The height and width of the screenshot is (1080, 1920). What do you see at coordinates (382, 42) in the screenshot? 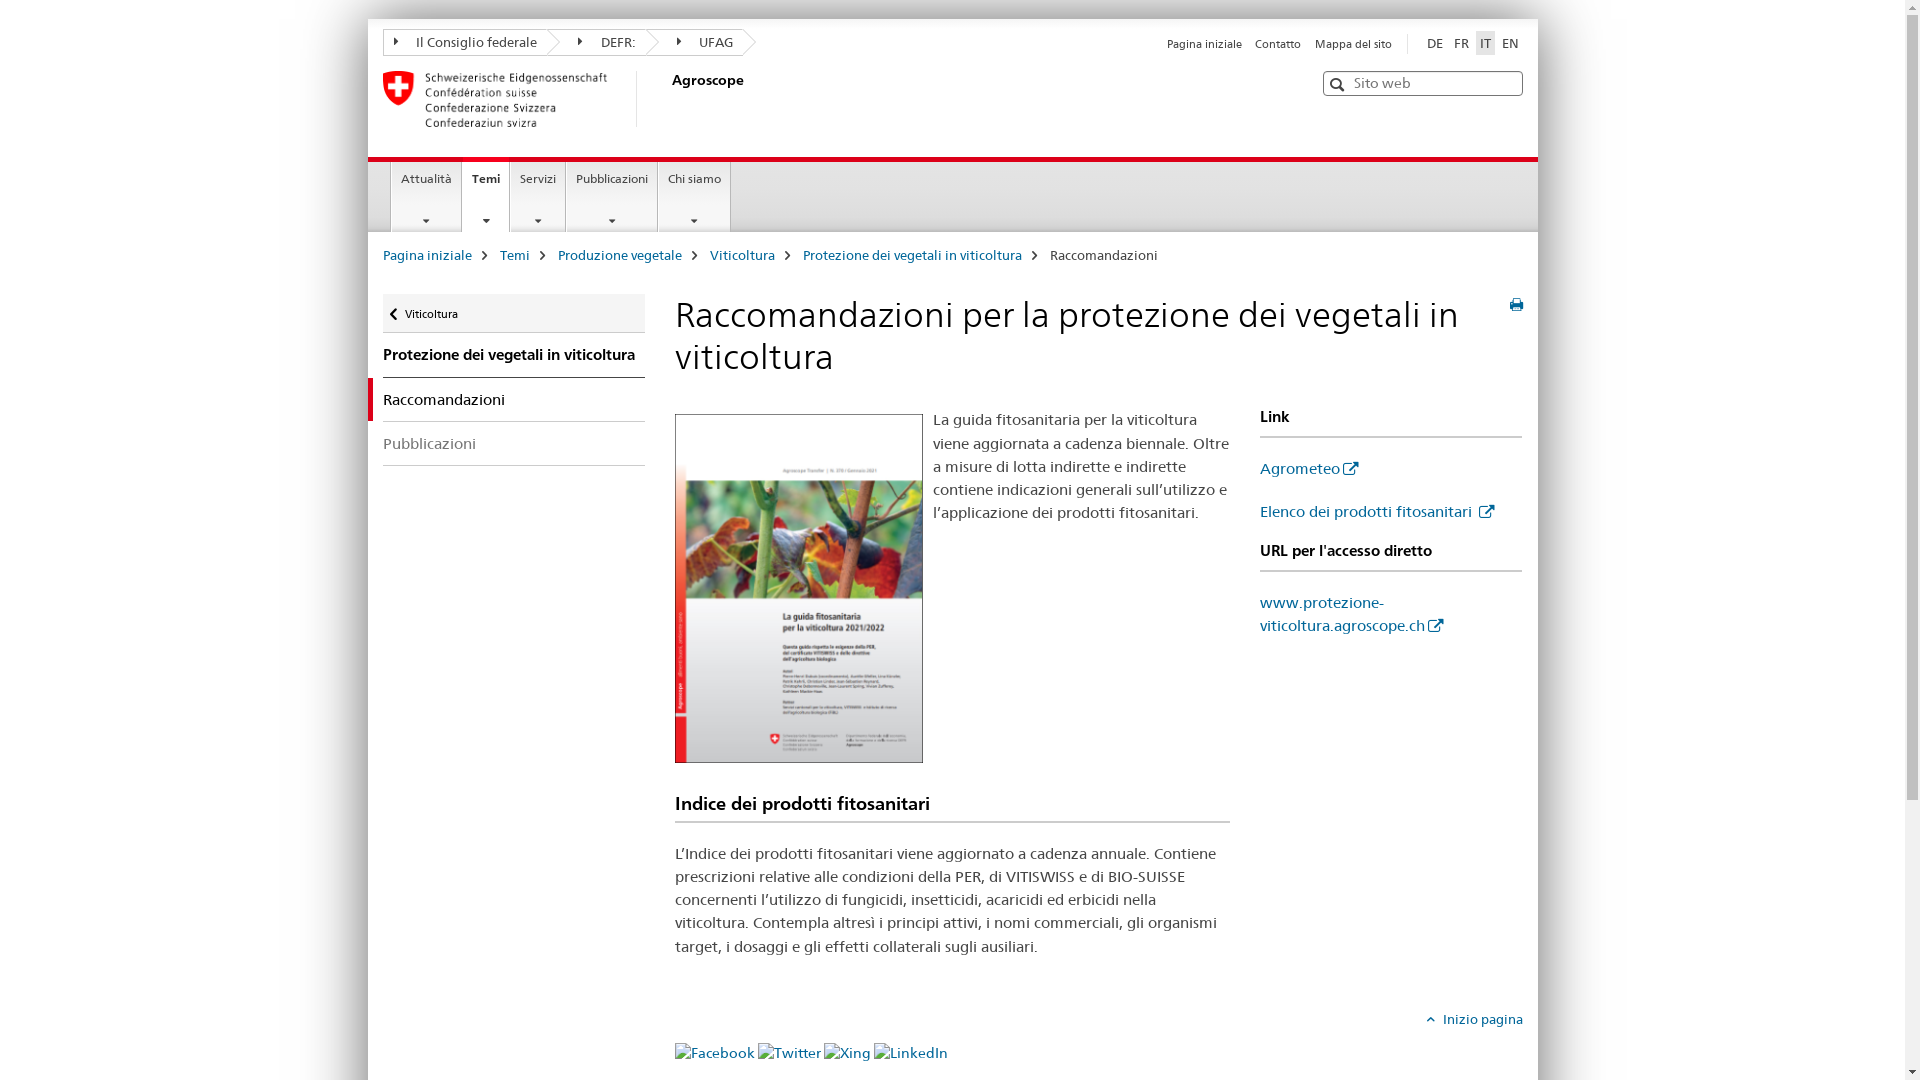
I see `'Il Consiglio federale'` at bounding box center [382, 42].